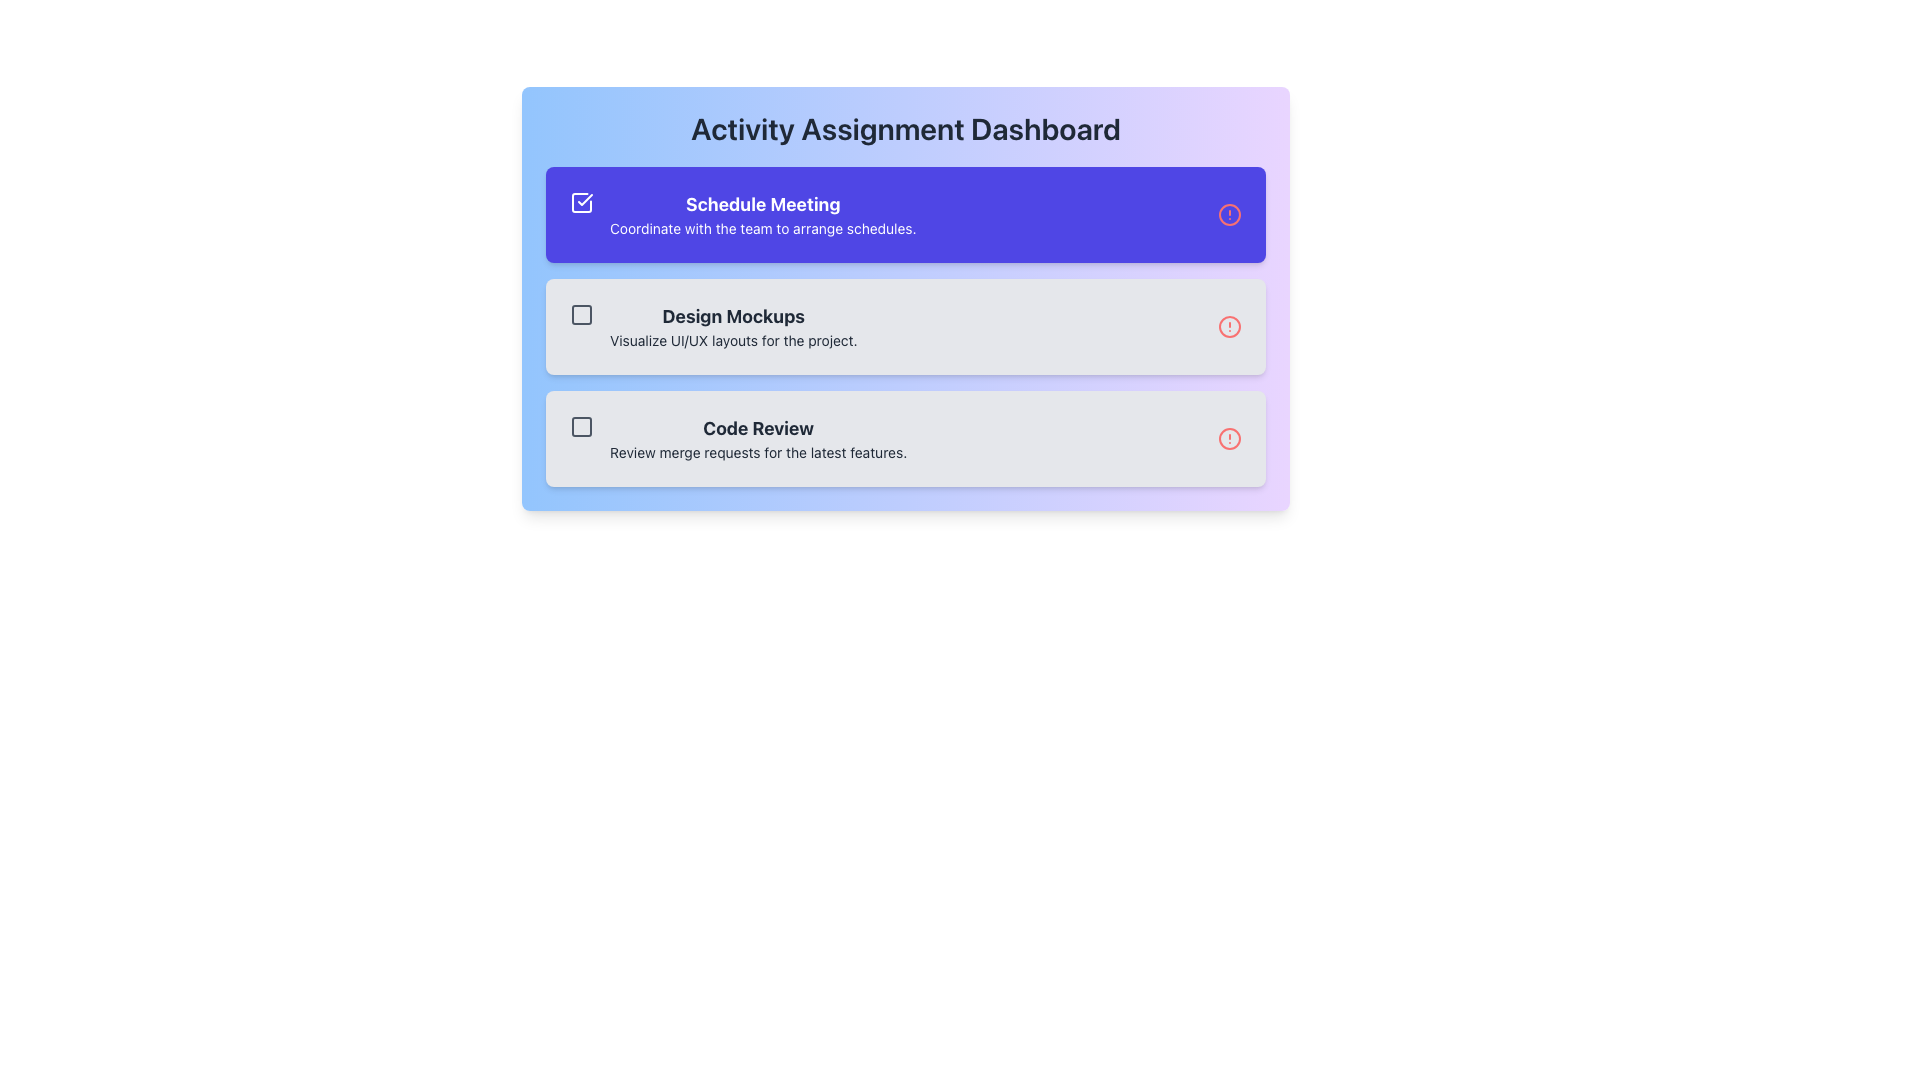  What do you see at coordinates (713, 326) in the screenshot?
I see `the Text Display Panel labeled 'Design Mockups' which is the second item in the vertically stacked card layout, positioned between 'Schedule Meeting' and 'Code Review'` at bounding box center [713, 326].